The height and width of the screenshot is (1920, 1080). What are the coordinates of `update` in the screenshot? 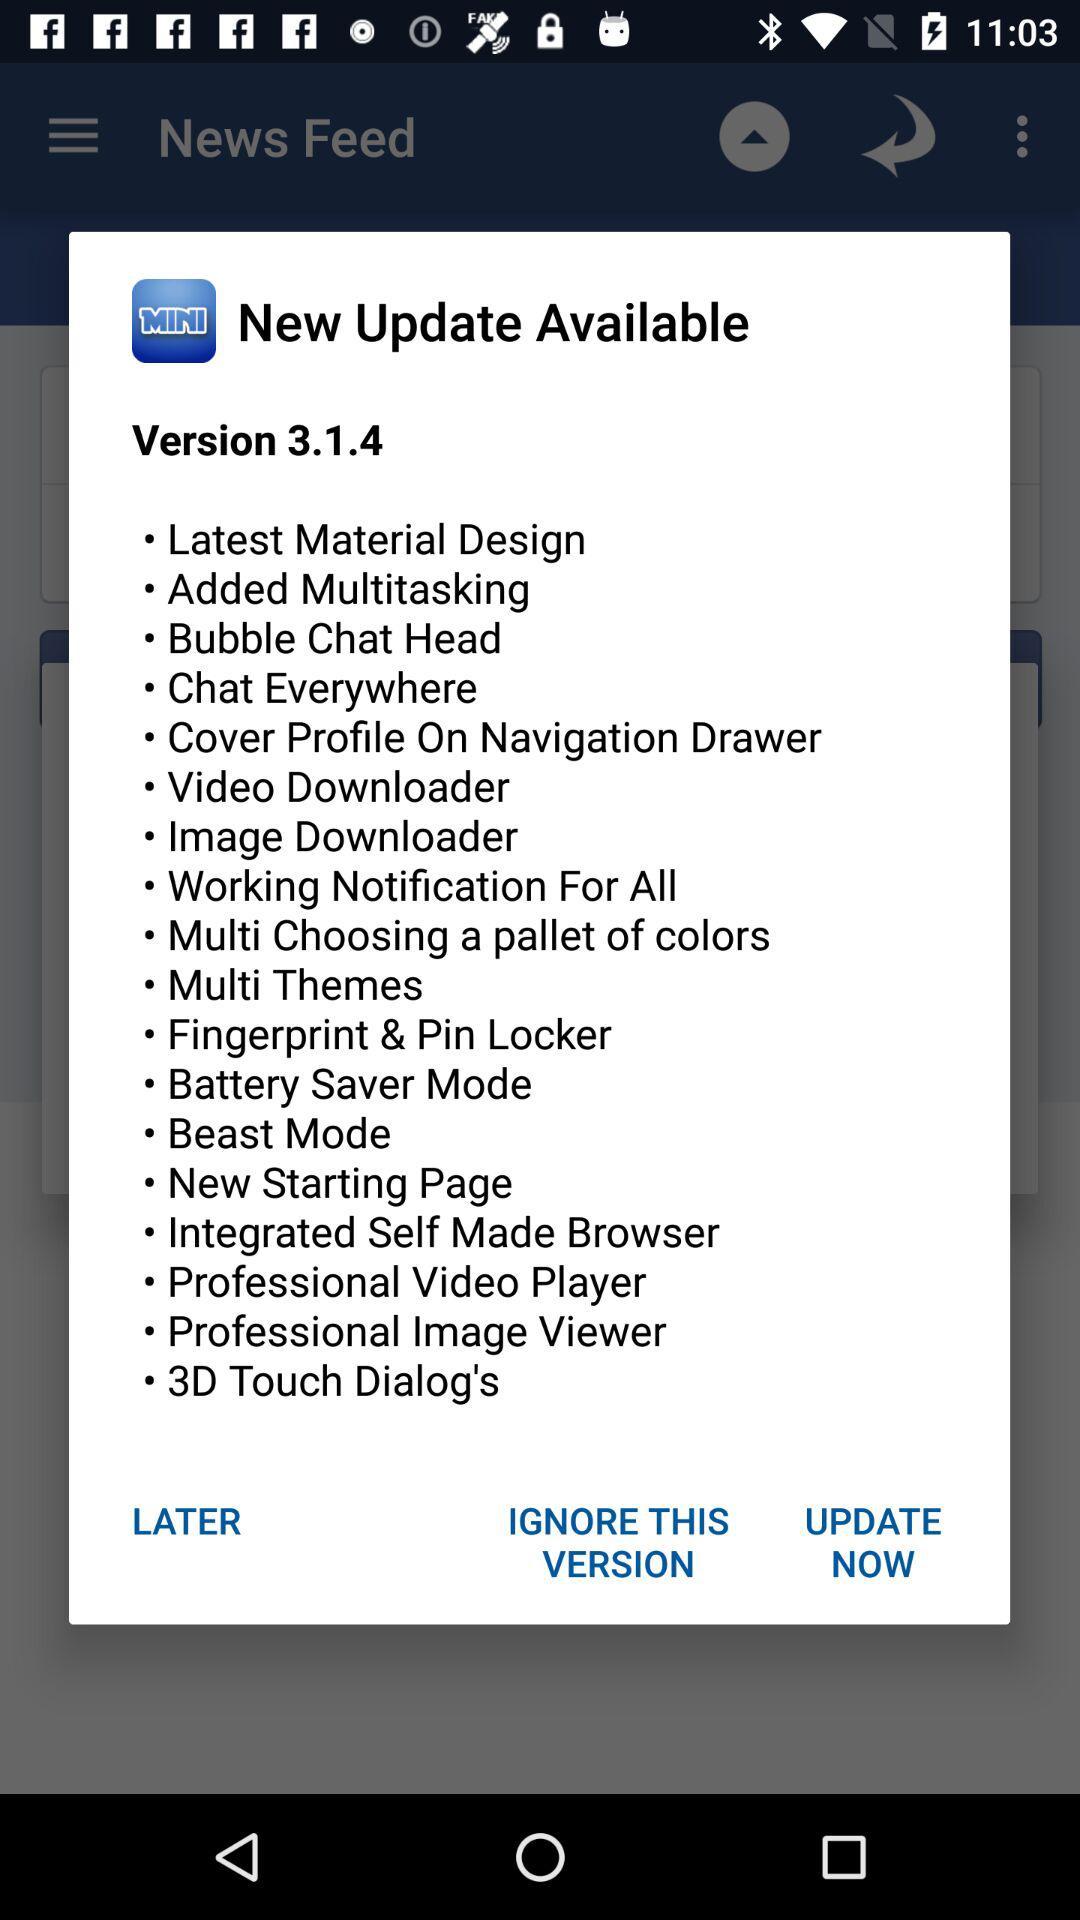 It's located at (871, 1540).